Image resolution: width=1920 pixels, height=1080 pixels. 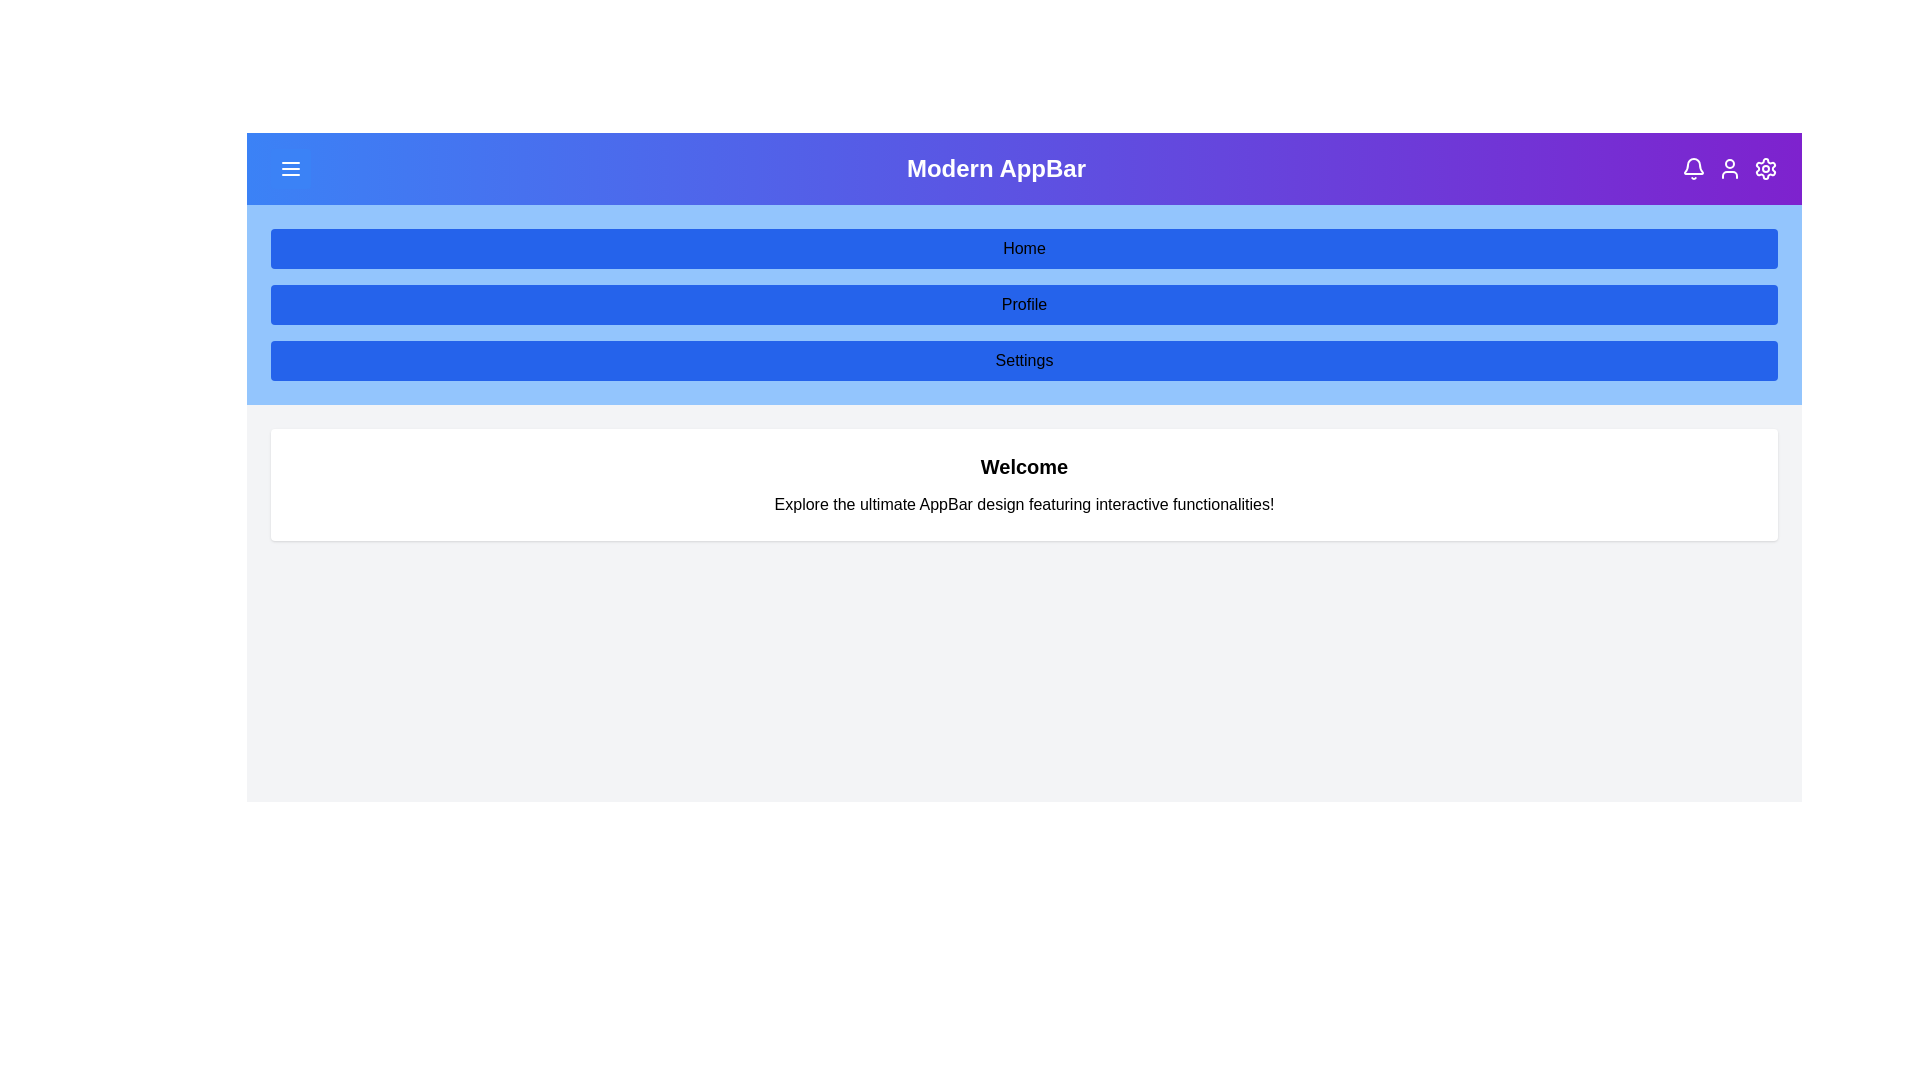 I want to click on the Profile navigation button, so click(x=1024, y=304).